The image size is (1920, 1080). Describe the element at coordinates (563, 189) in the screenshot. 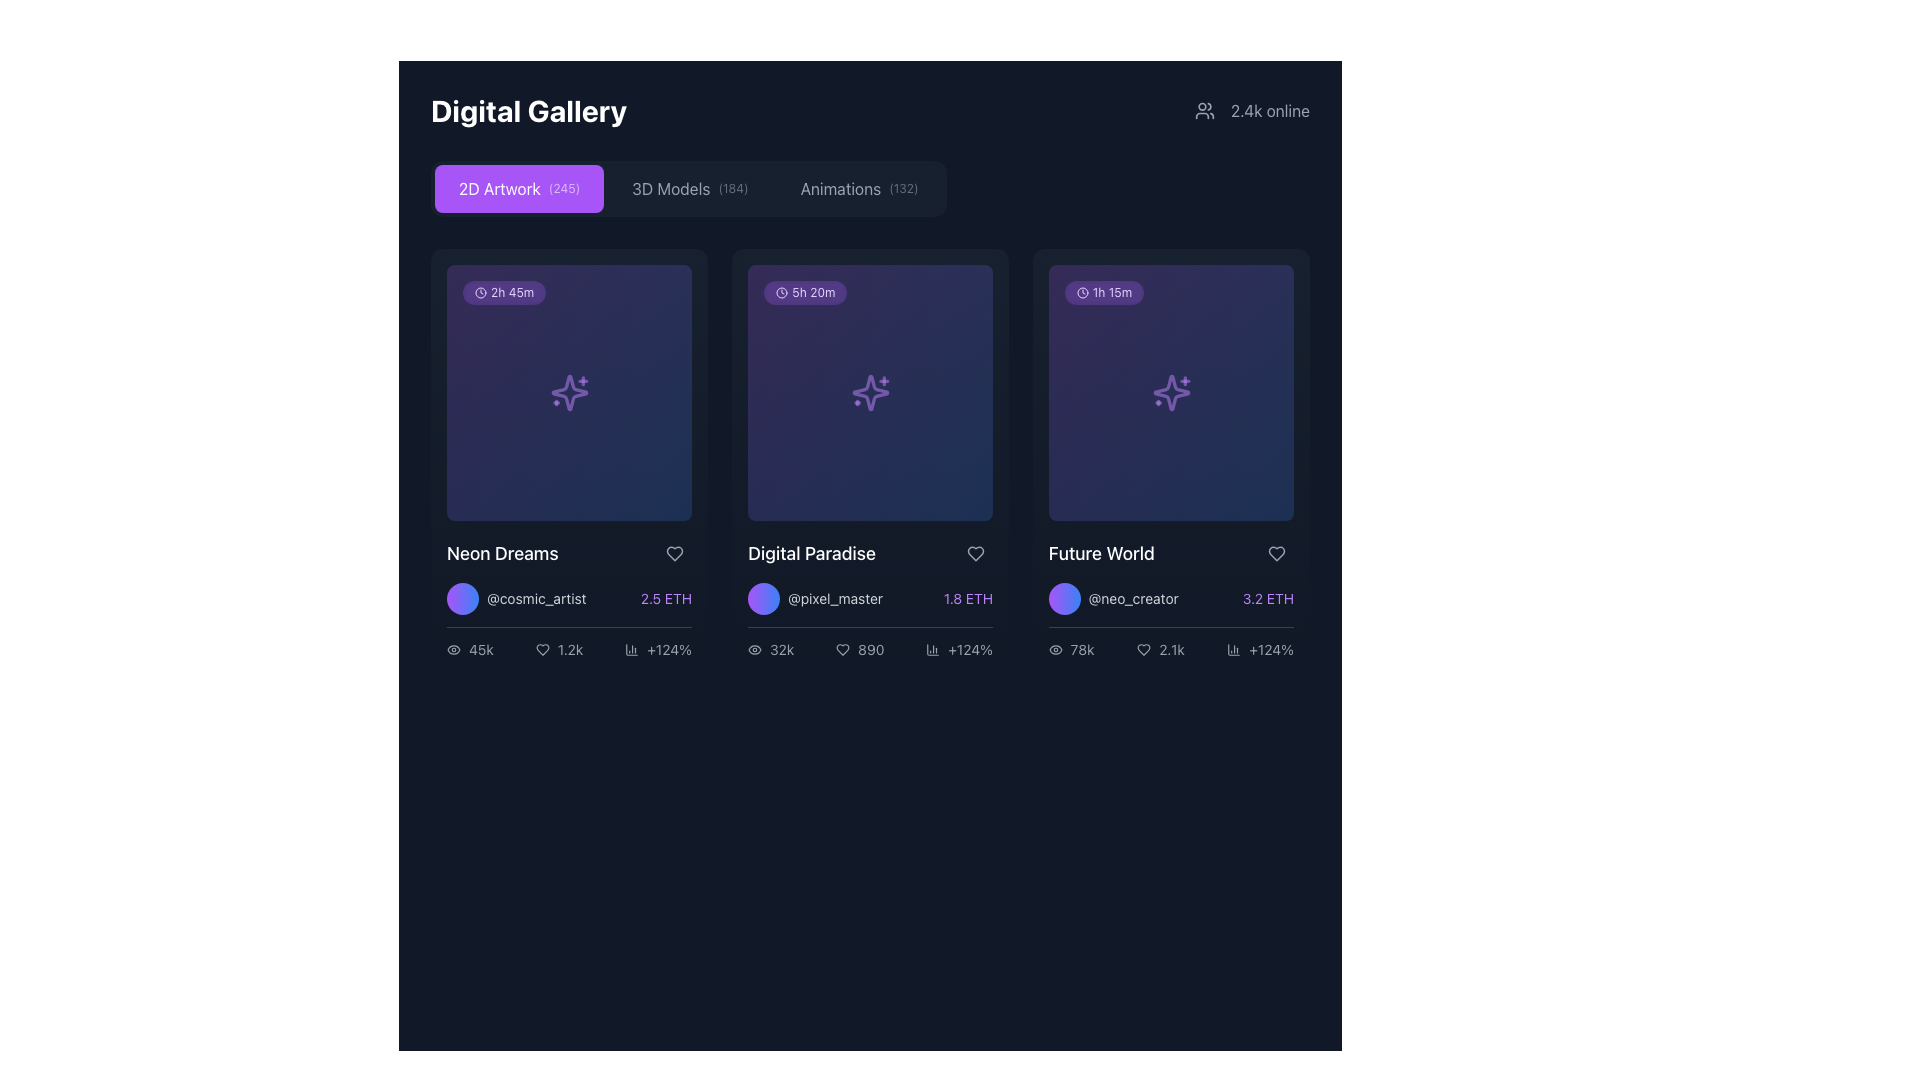

I see `the supplementary text label located to the right of the main text '2D Artwork' within the button labeled '2D Artwork'` at that location.